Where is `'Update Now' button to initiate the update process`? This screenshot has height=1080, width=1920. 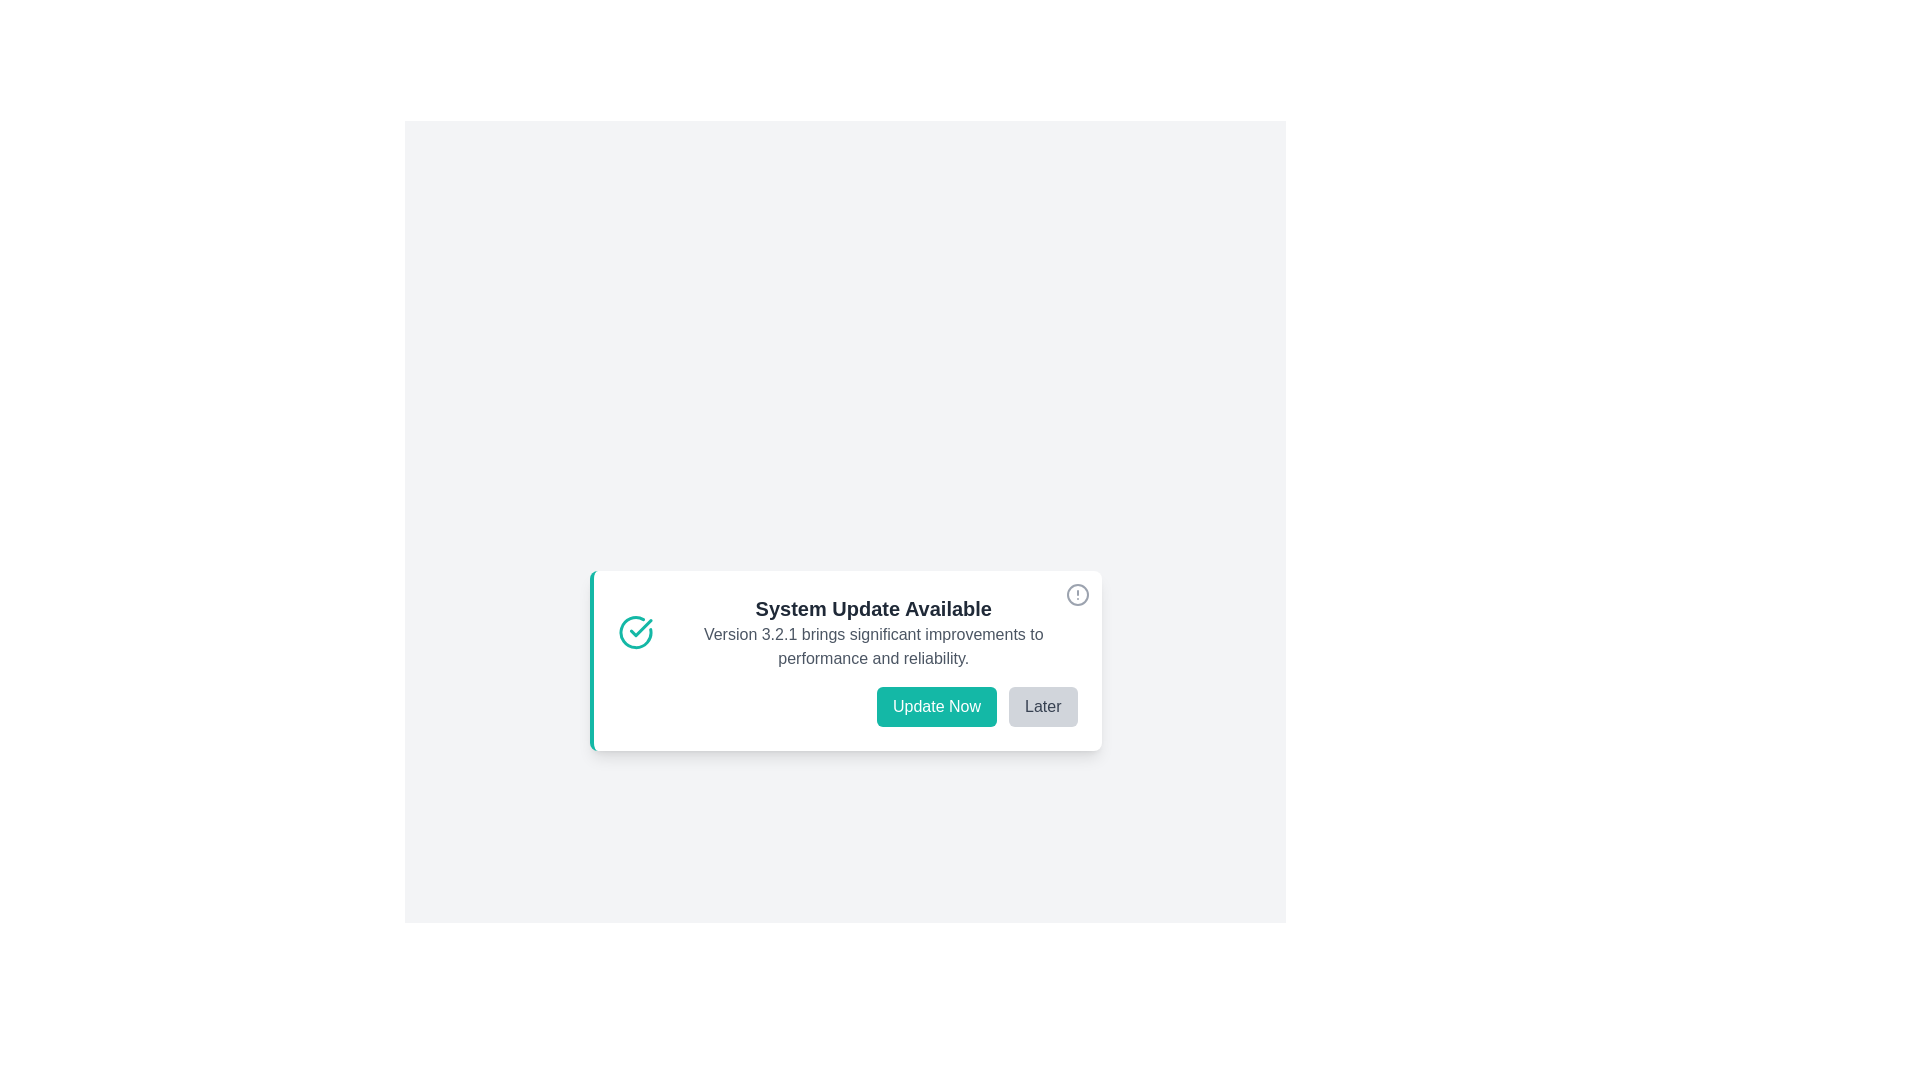 'Update Now' button to initiate the update process is located at coordinates (935, 705).